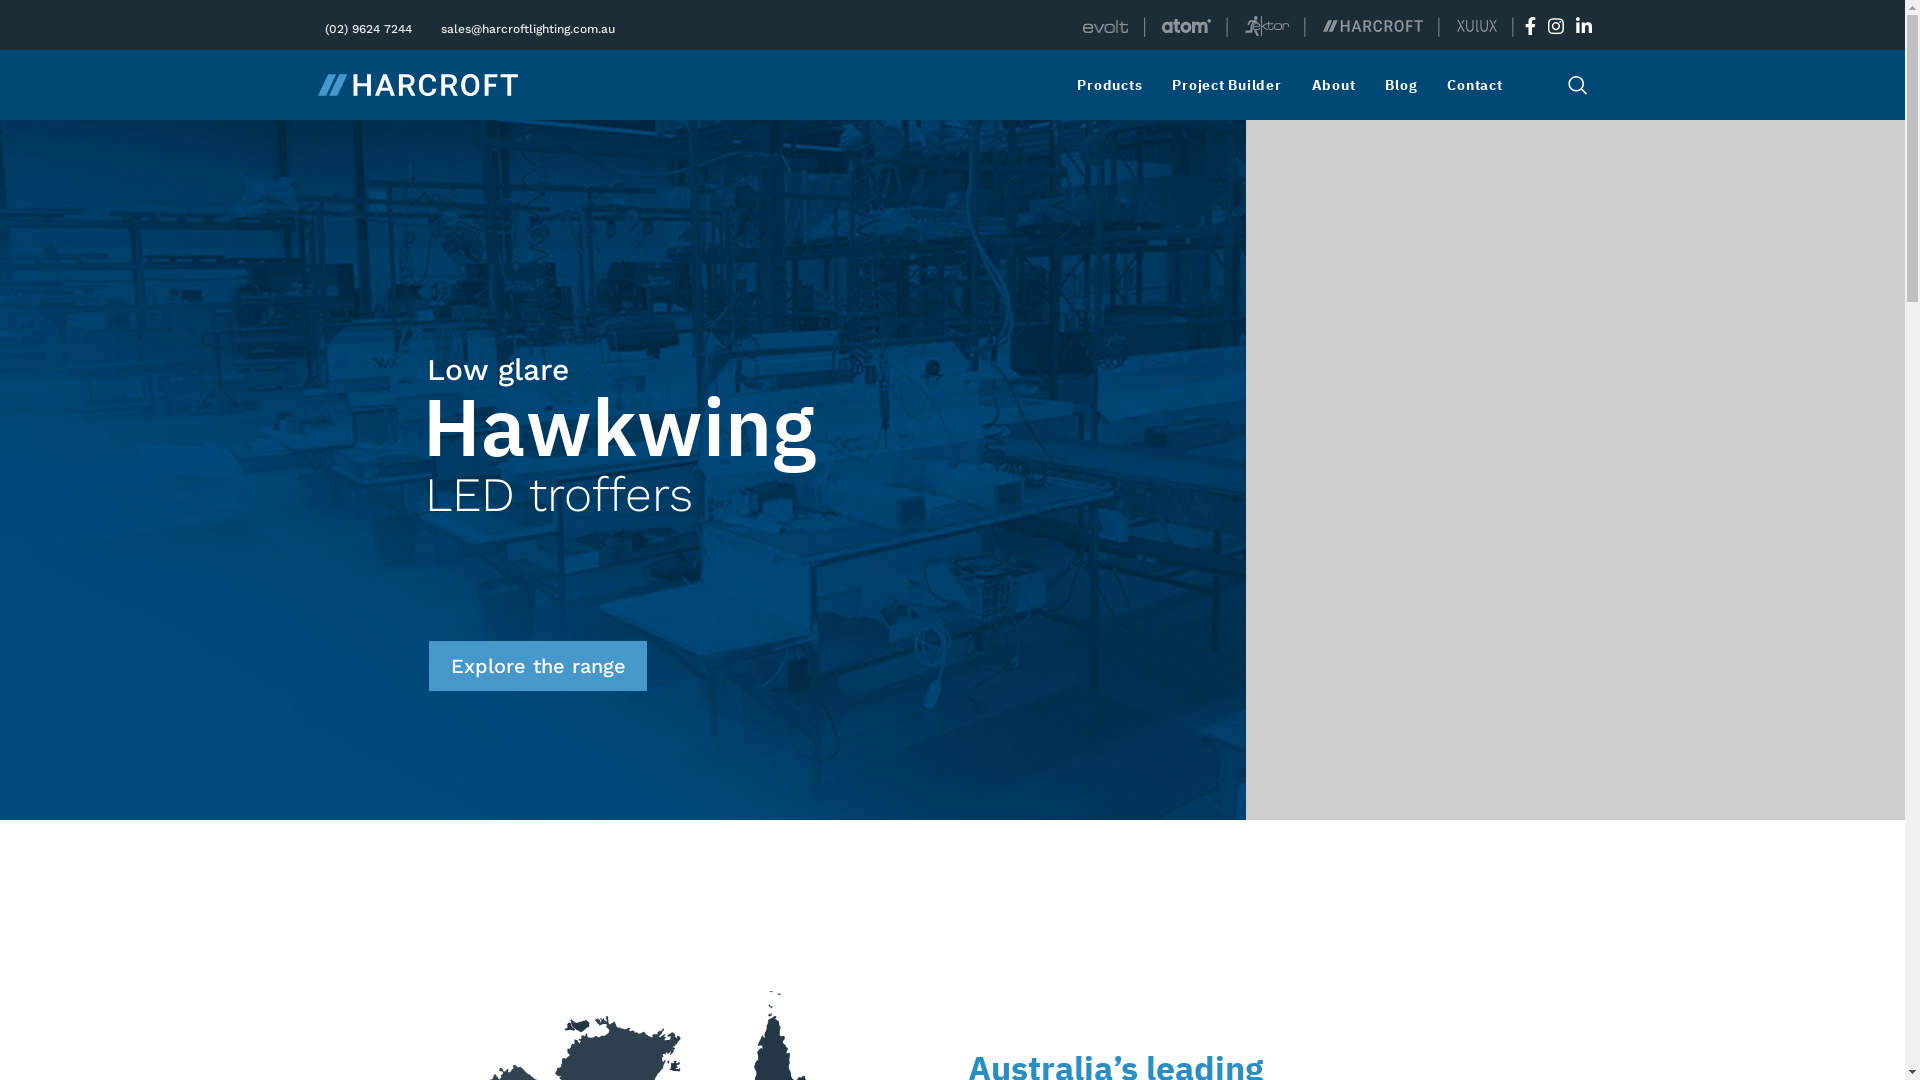 This screenshot has width=1920, height=1080. I want to click on 'Search', so click(1577, 83).